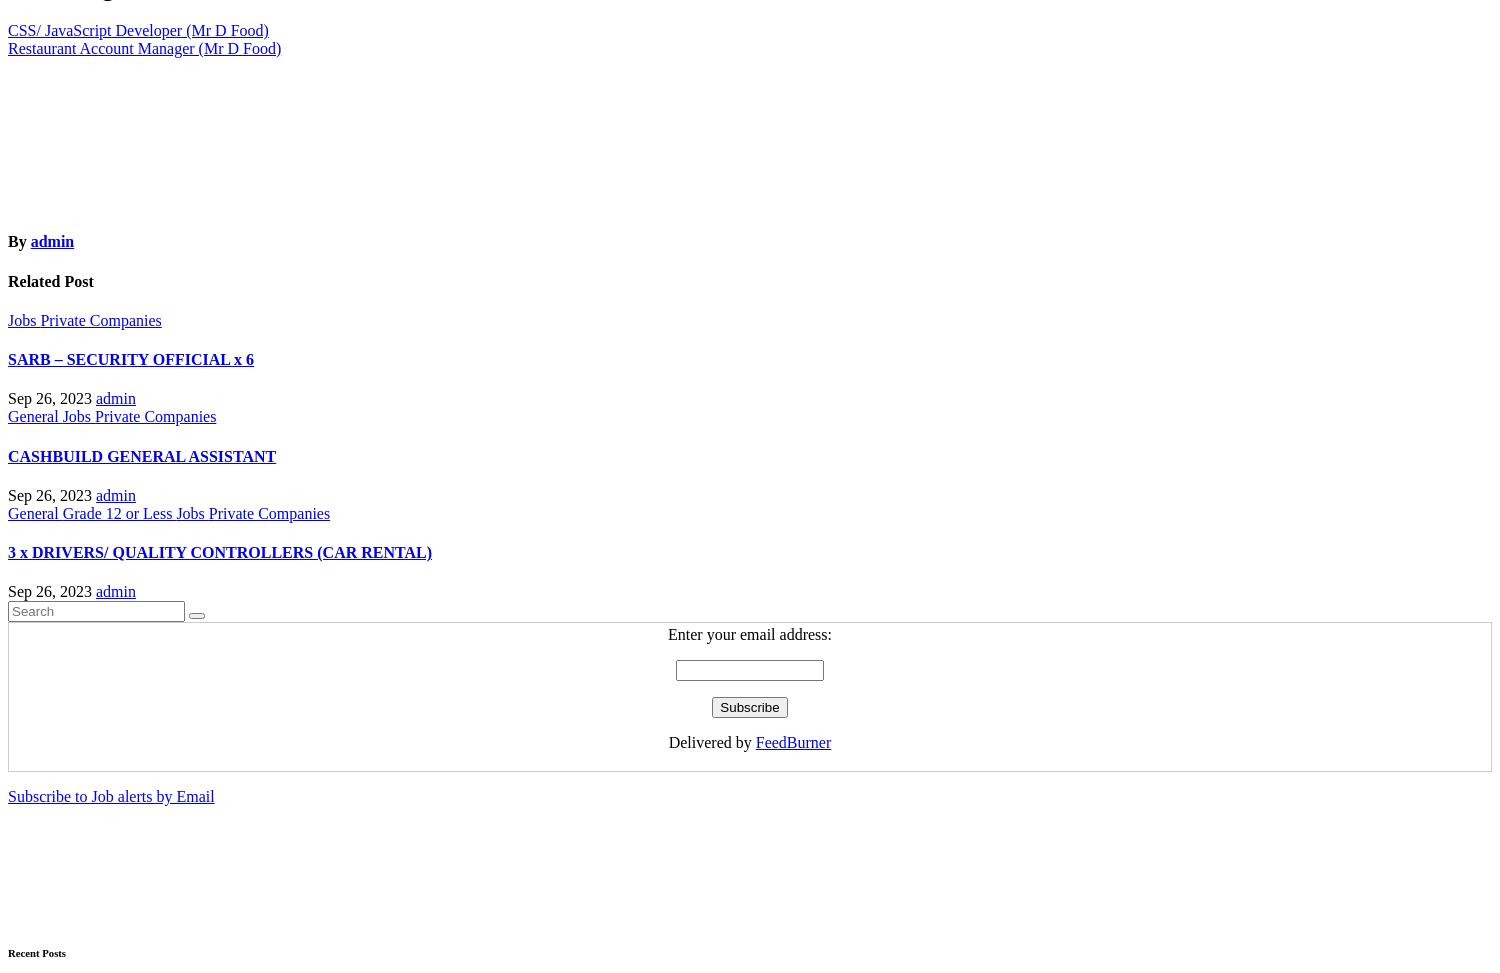 Image resolution: width=1500 pixels, height=973 pixels. I want to click on 'FeedBurner', so click(793, 742).